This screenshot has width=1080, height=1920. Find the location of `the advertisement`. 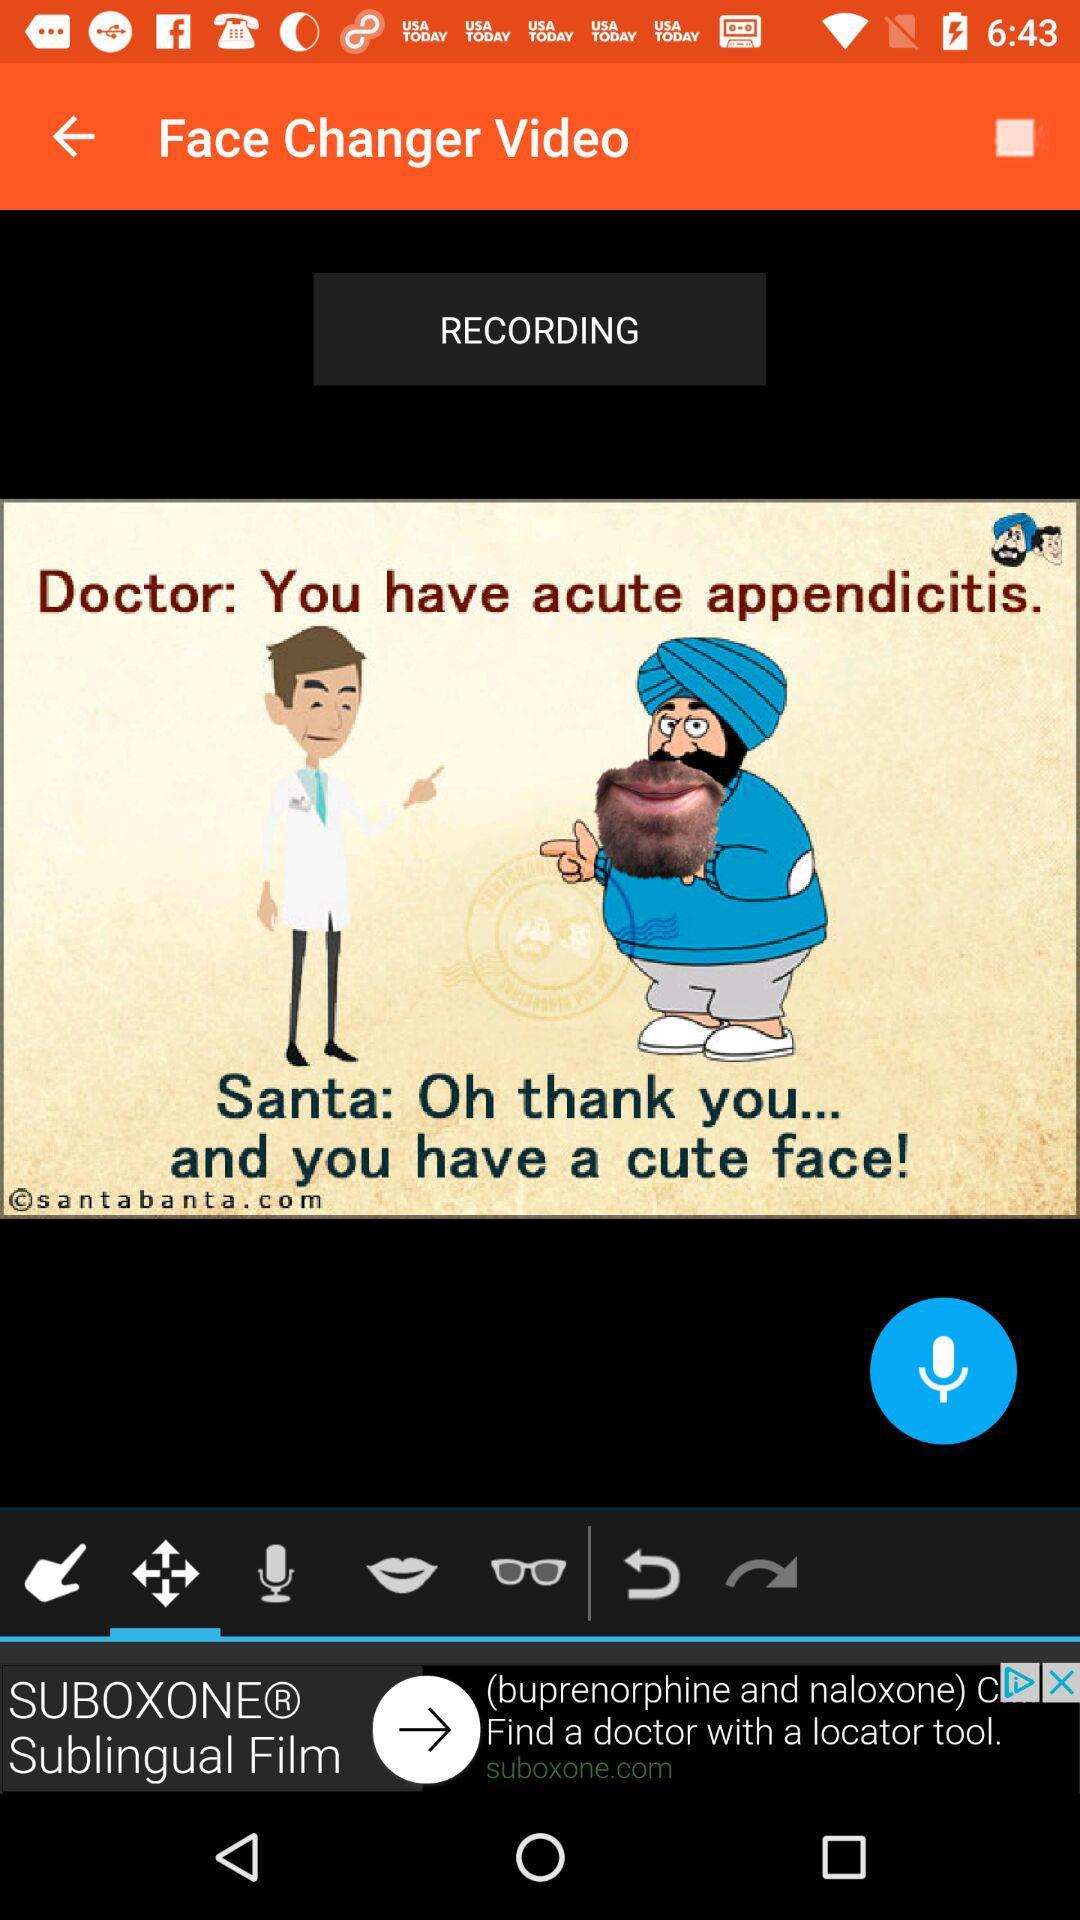

the advertisement is located at coordinates (540, 1727).